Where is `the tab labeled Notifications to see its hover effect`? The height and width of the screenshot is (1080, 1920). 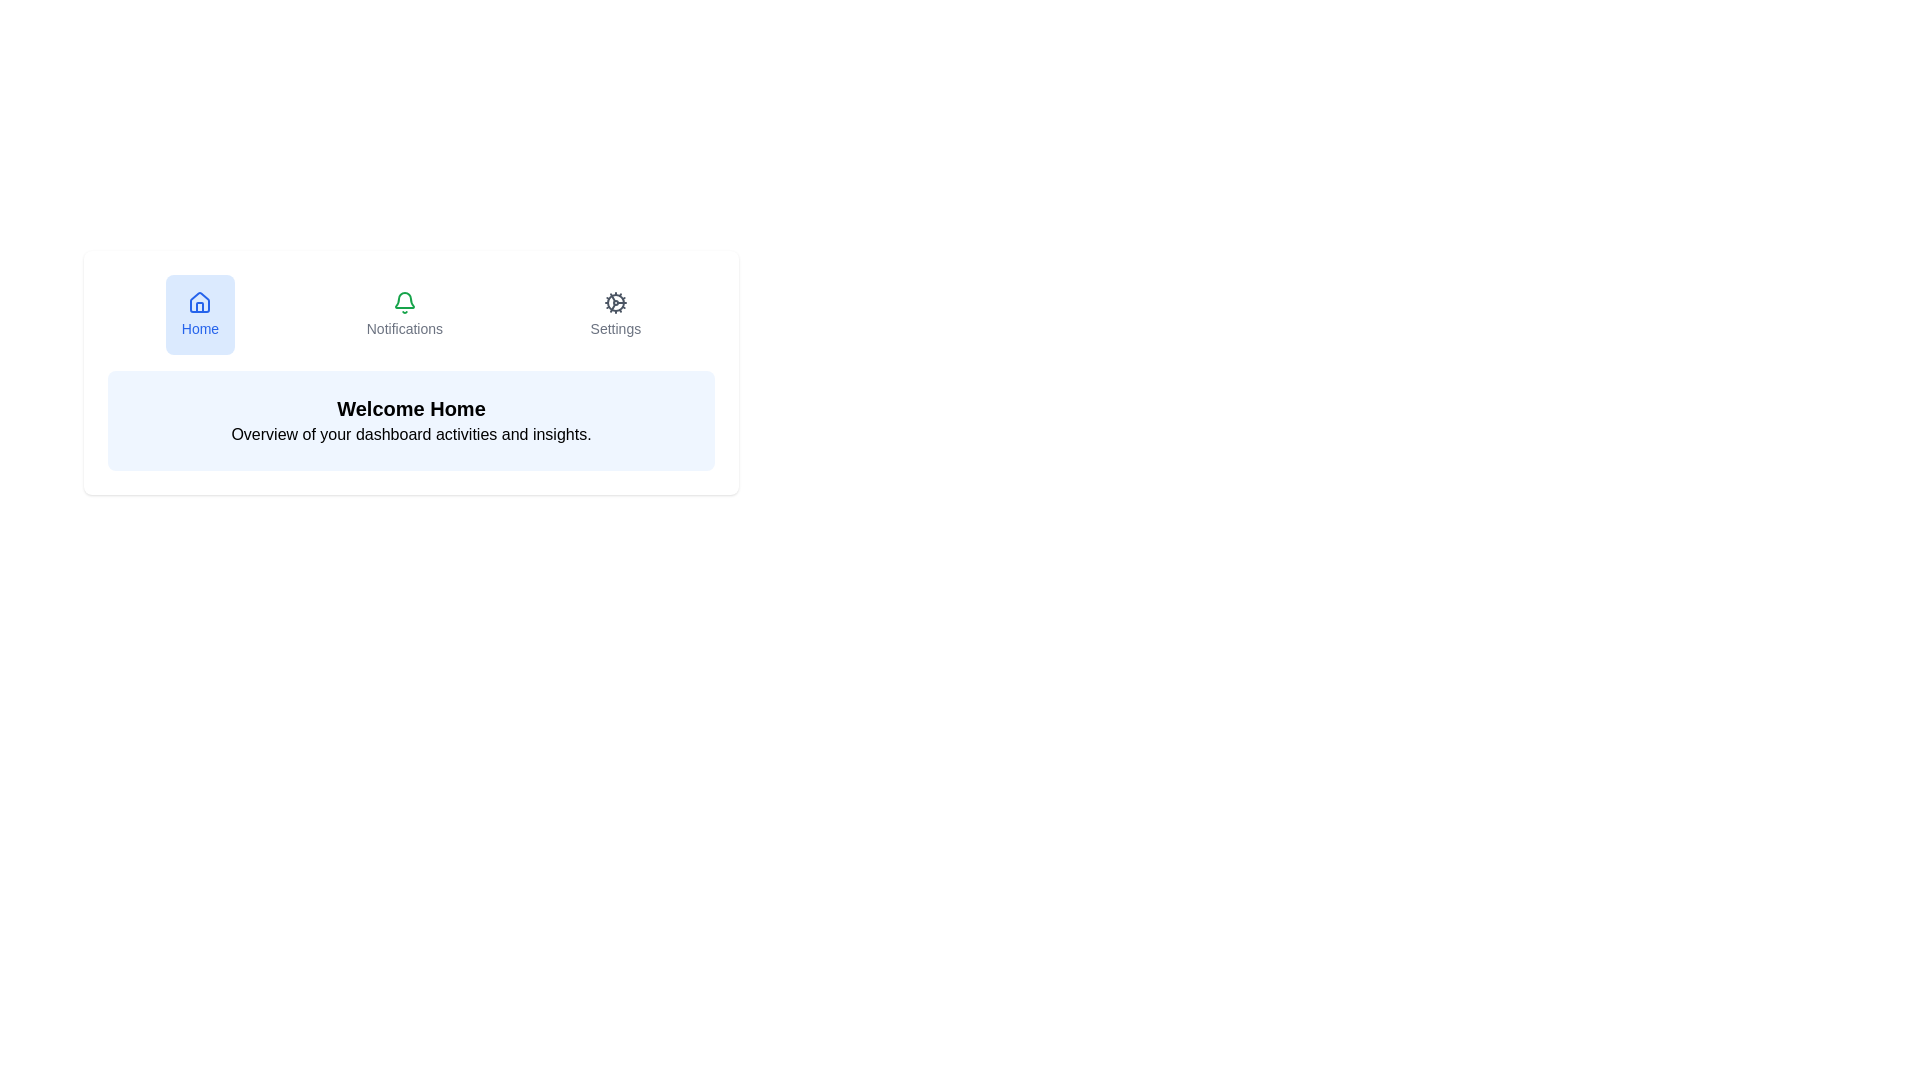 the tab labeled Notifications to see its hover effect is located at coordinates (402, 315).